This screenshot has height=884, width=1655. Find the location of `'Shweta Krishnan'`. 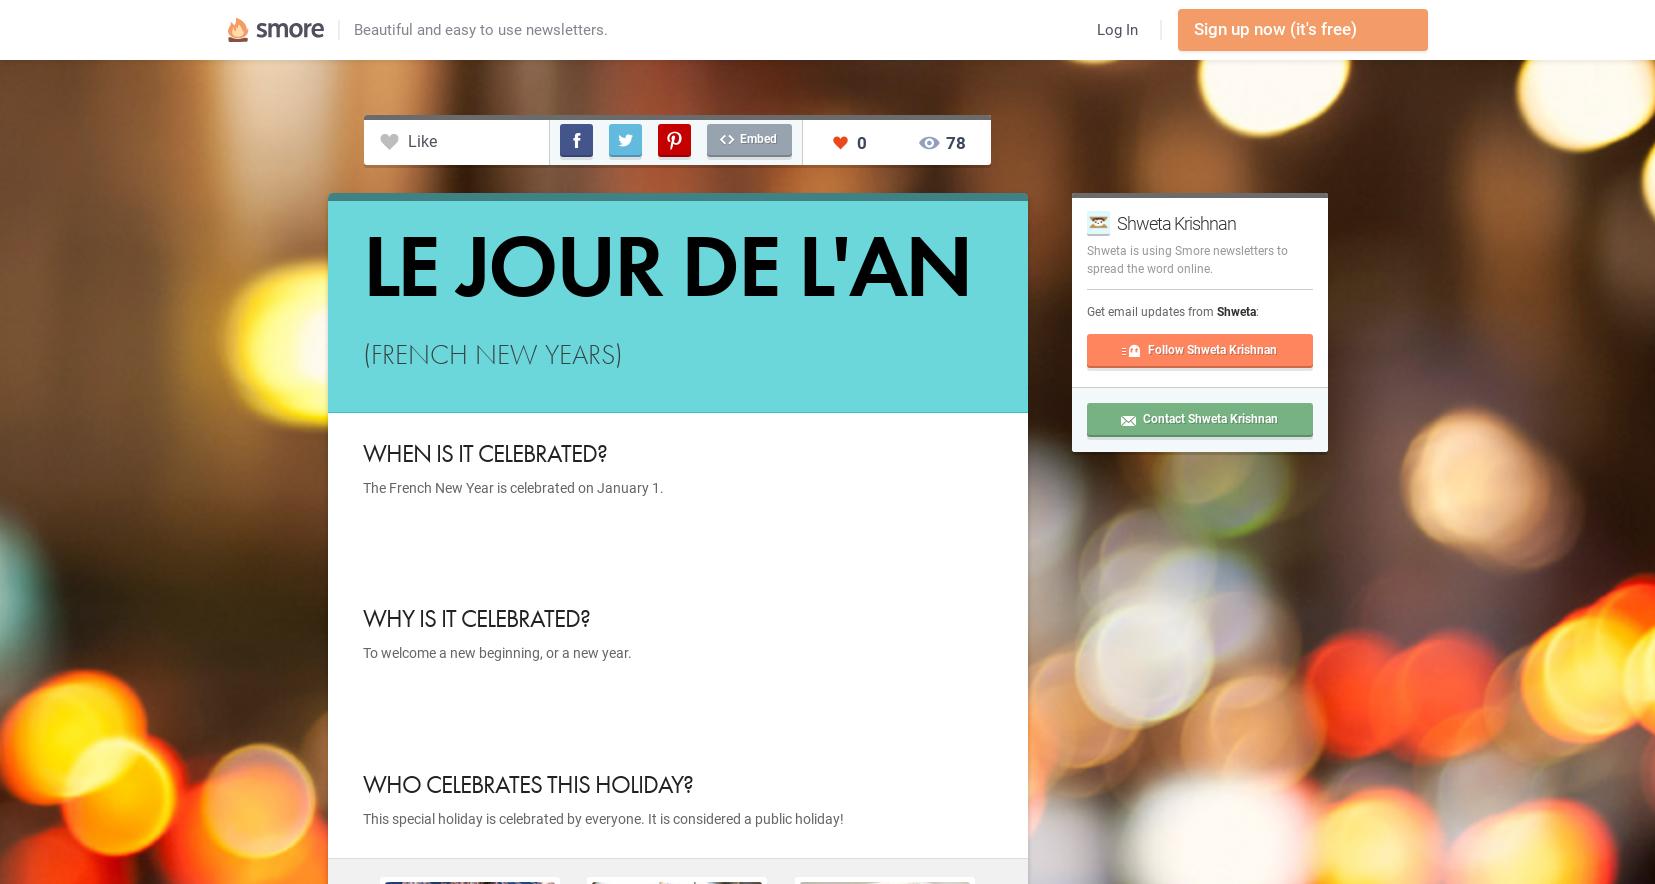

'Shweta Krishnan' is located at coordinates (1174, 223).